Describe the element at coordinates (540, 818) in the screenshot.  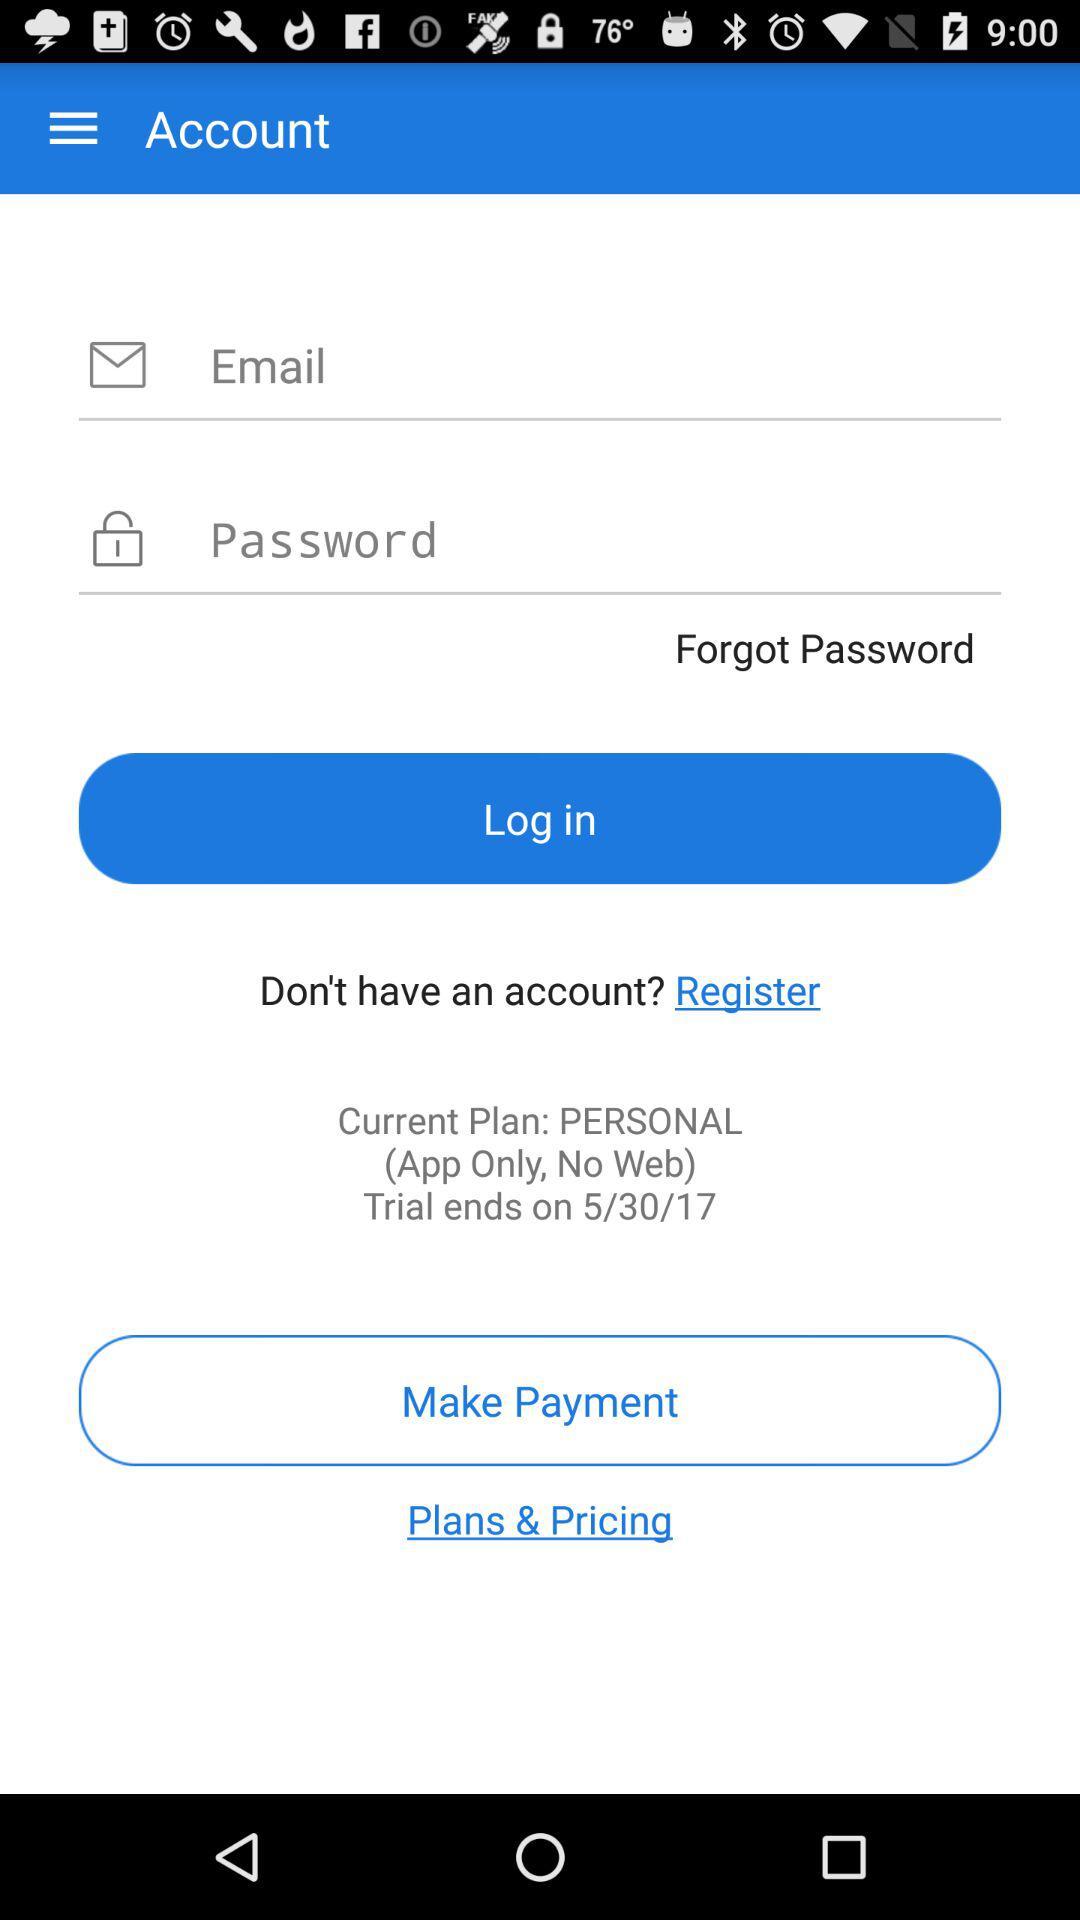
I see `the icon above the don t have item` at that location.